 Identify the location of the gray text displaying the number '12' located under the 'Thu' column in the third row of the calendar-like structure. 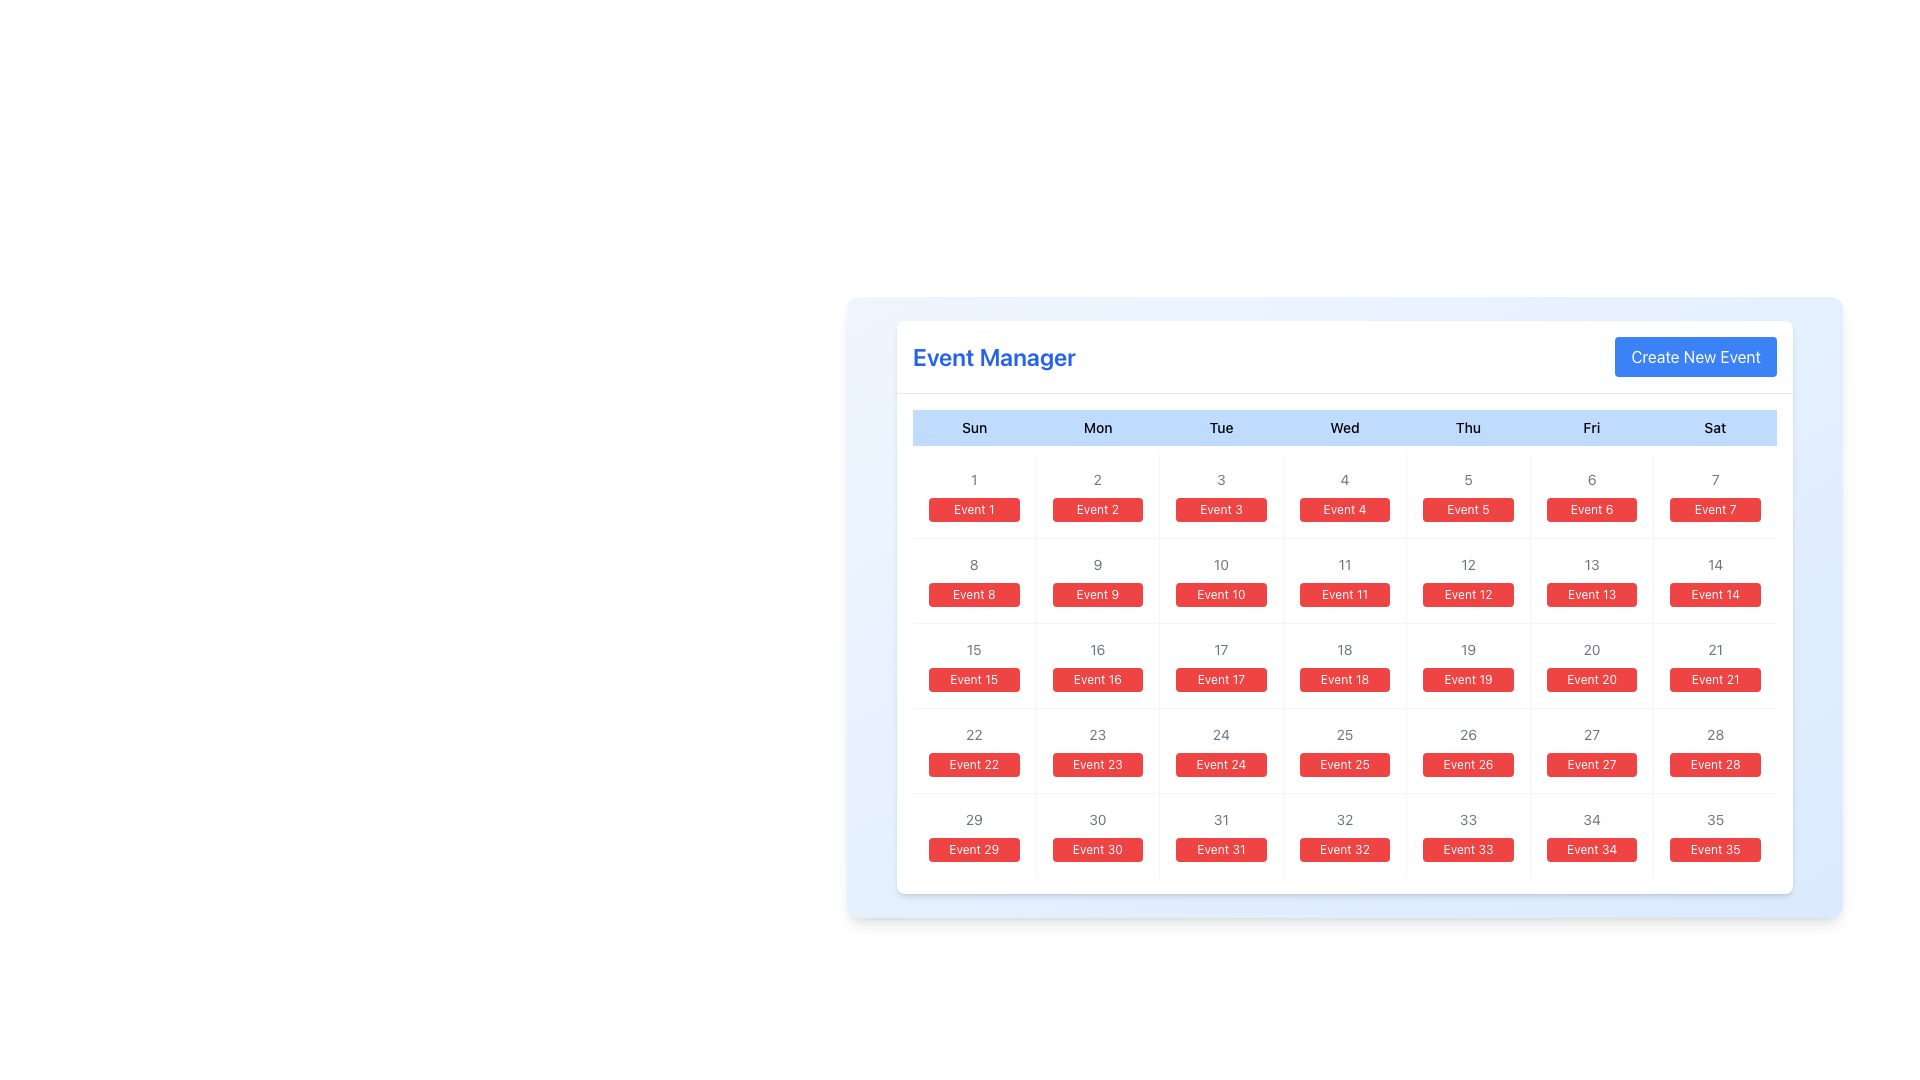
(1468, 564).